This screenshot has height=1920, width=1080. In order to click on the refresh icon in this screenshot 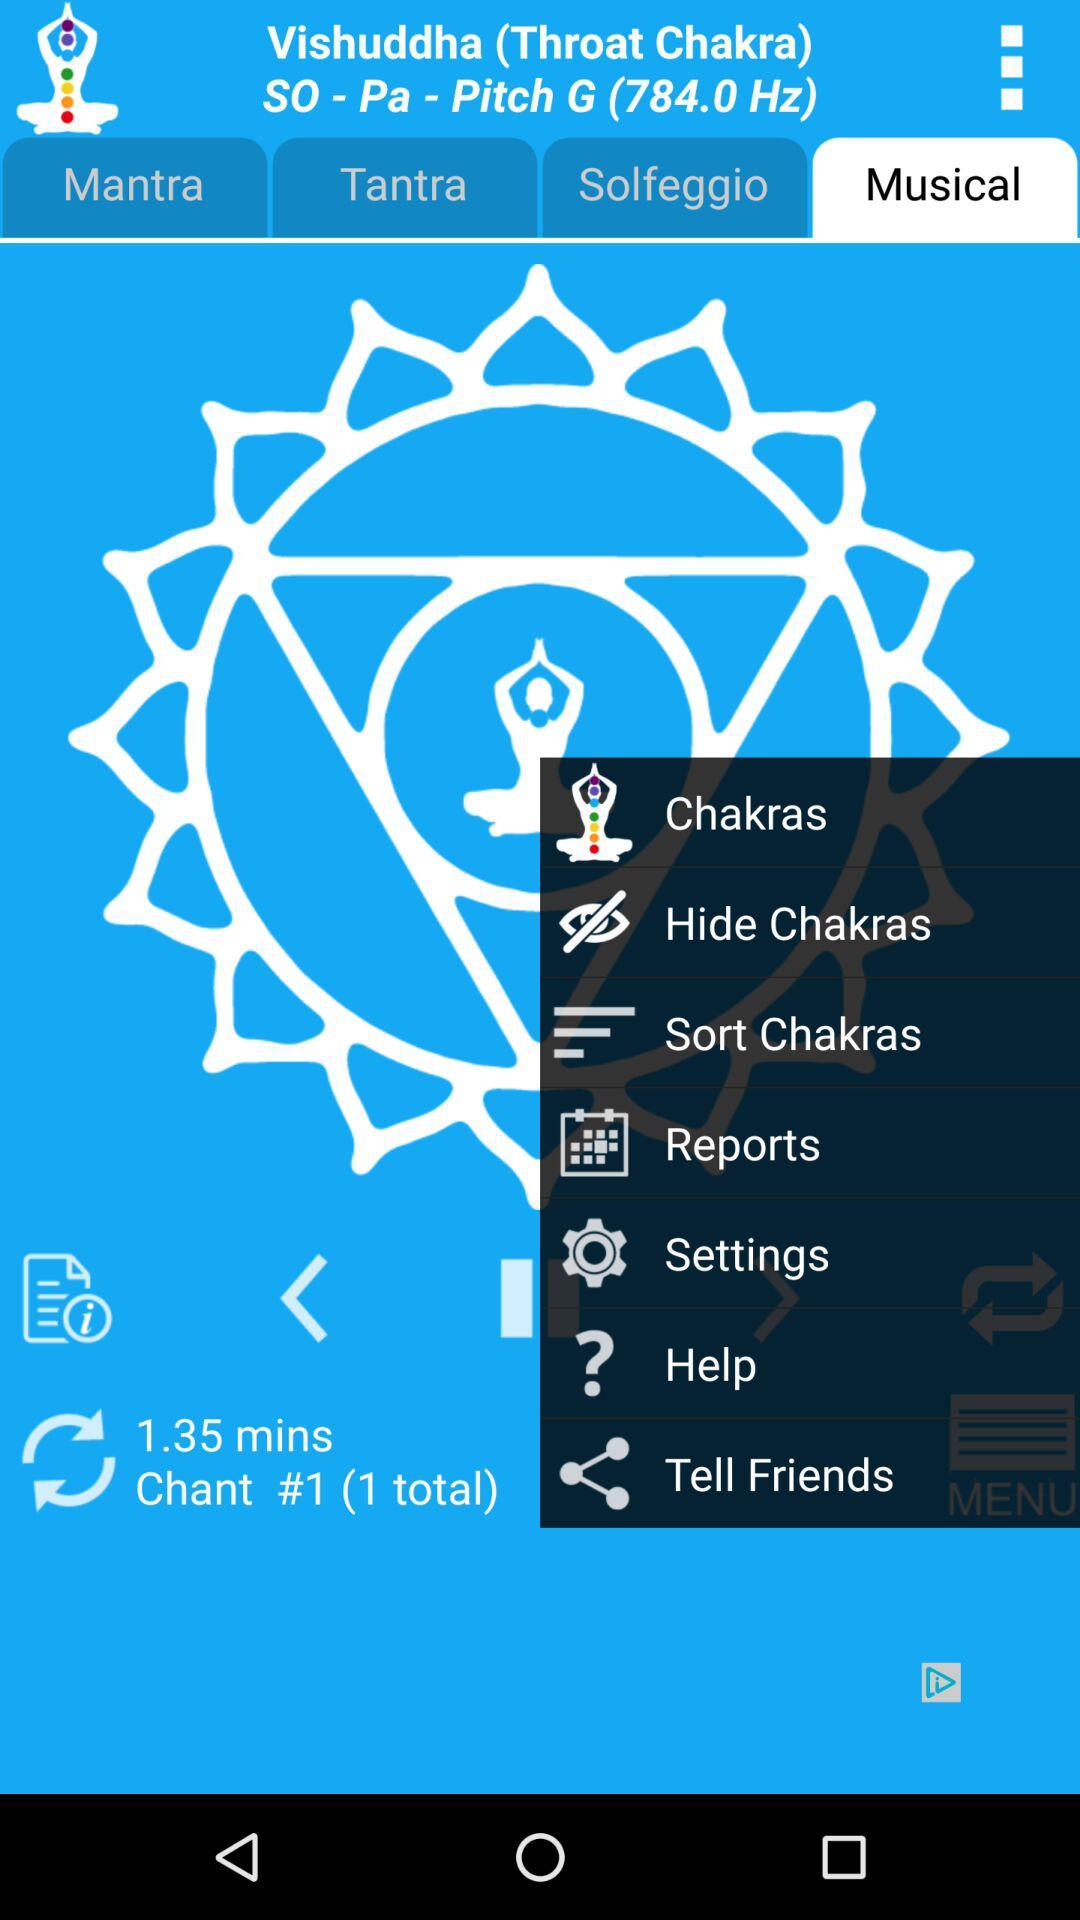, I will do `click(66, 1561)`.